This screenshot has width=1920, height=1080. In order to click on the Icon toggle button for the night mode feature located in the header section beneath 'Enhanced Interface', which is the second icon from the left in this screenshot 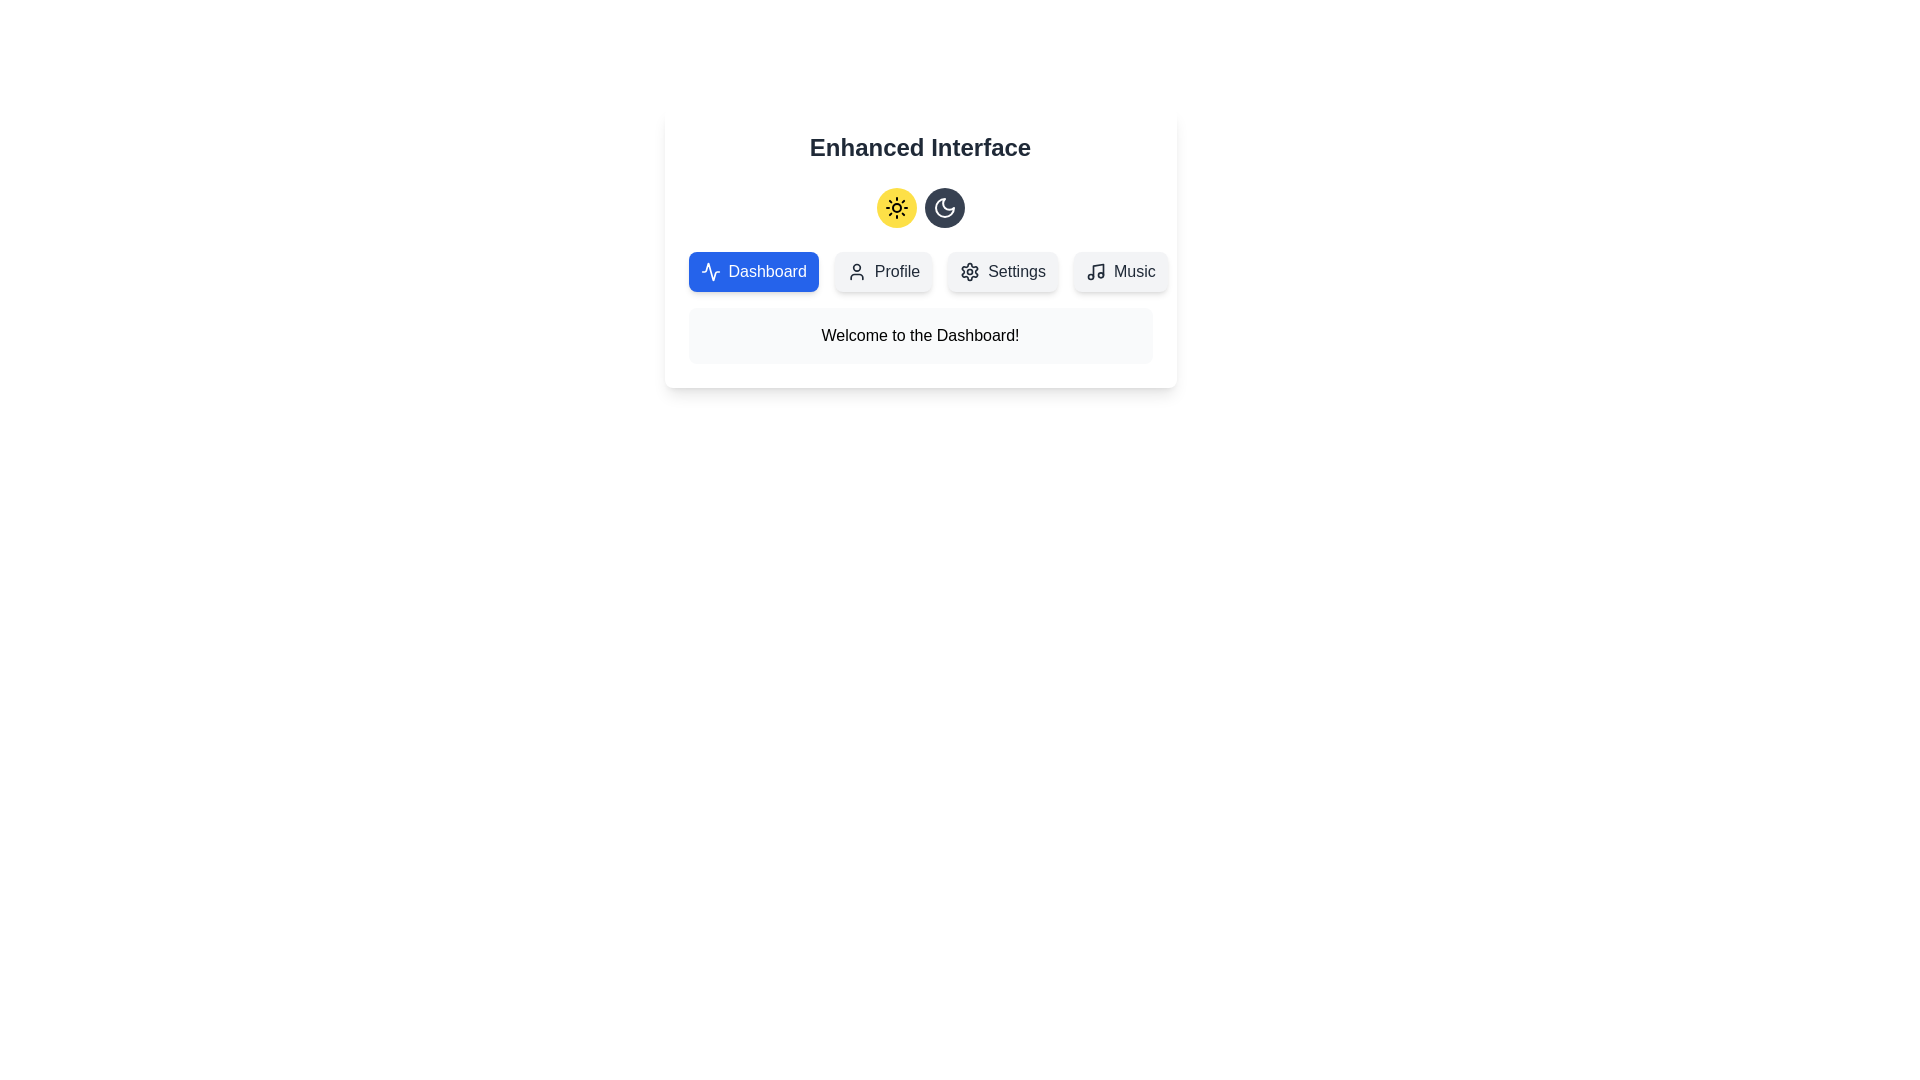, I will do `click(943, 208)`.